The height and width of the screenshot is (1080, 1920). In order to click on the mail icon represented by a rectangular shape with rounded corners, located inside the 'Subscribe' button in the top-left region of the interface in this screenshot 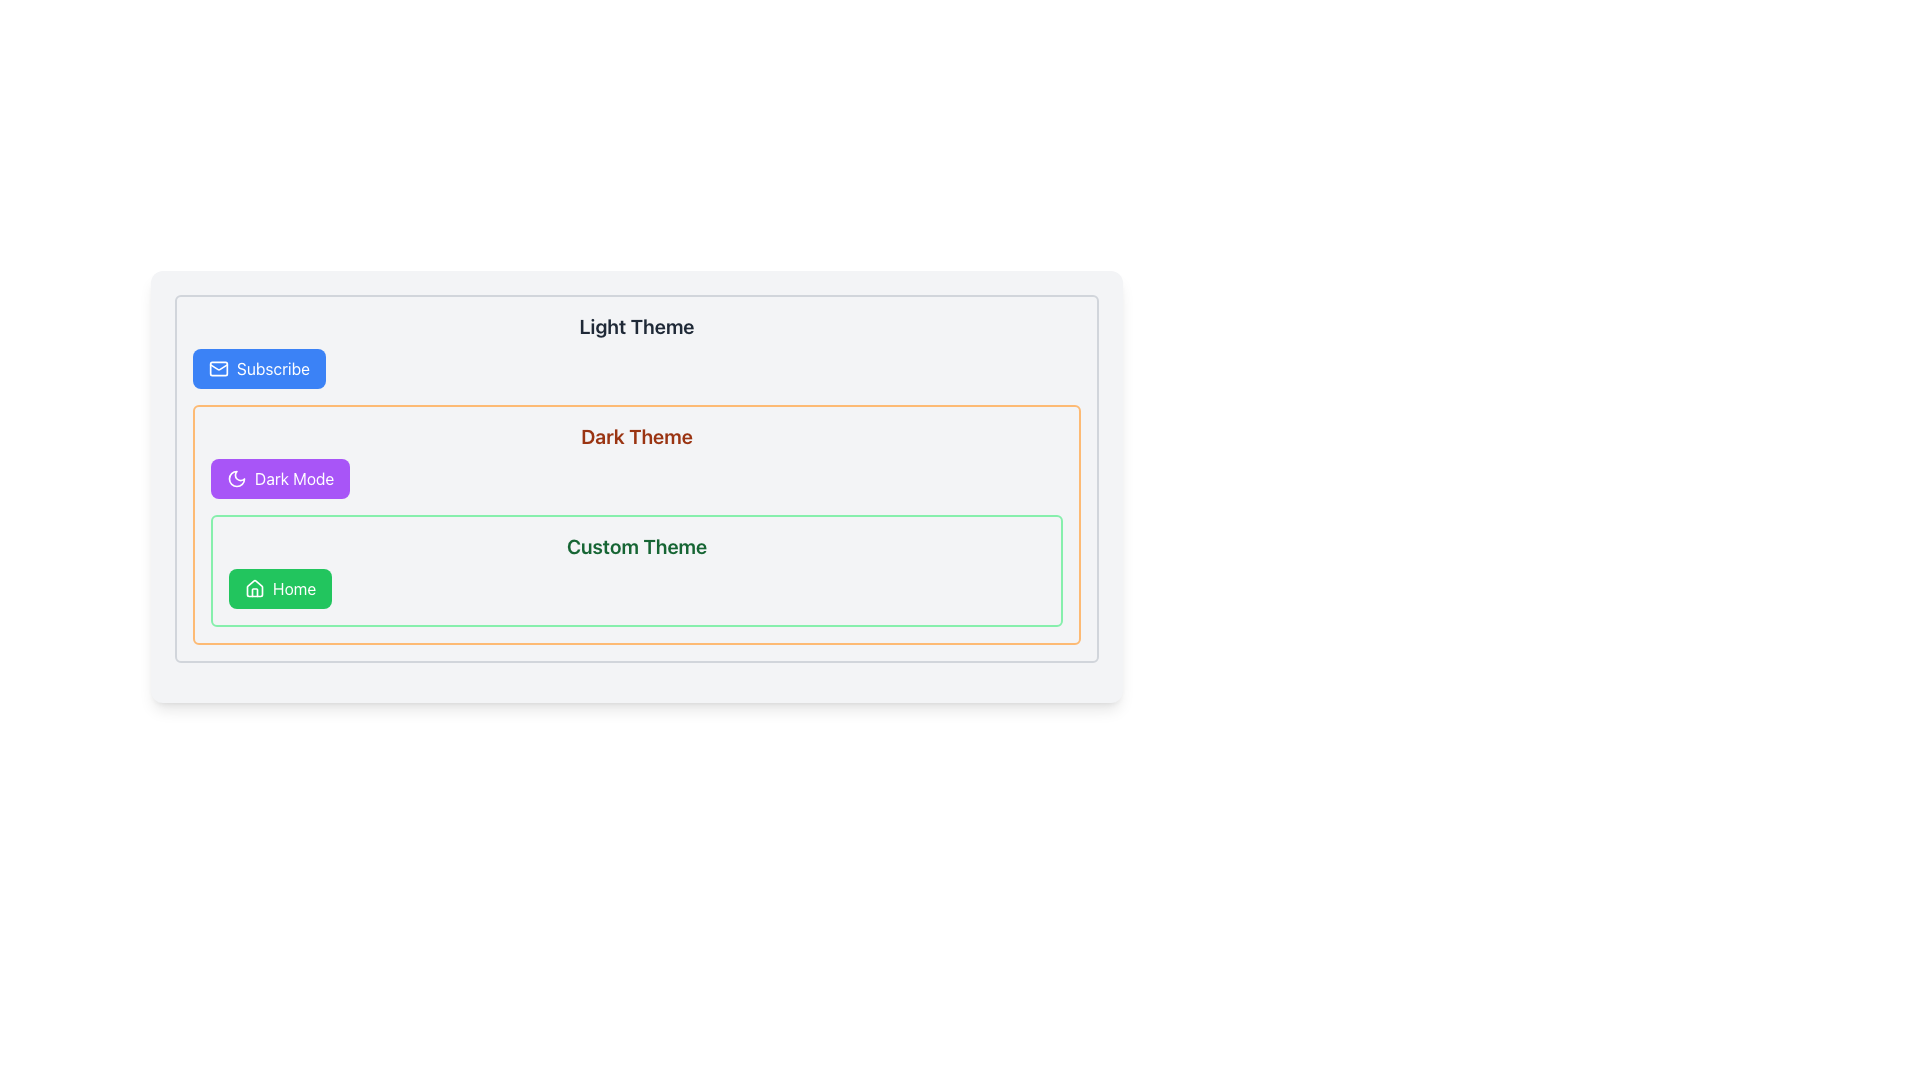, I will do `click(219, 369)`.